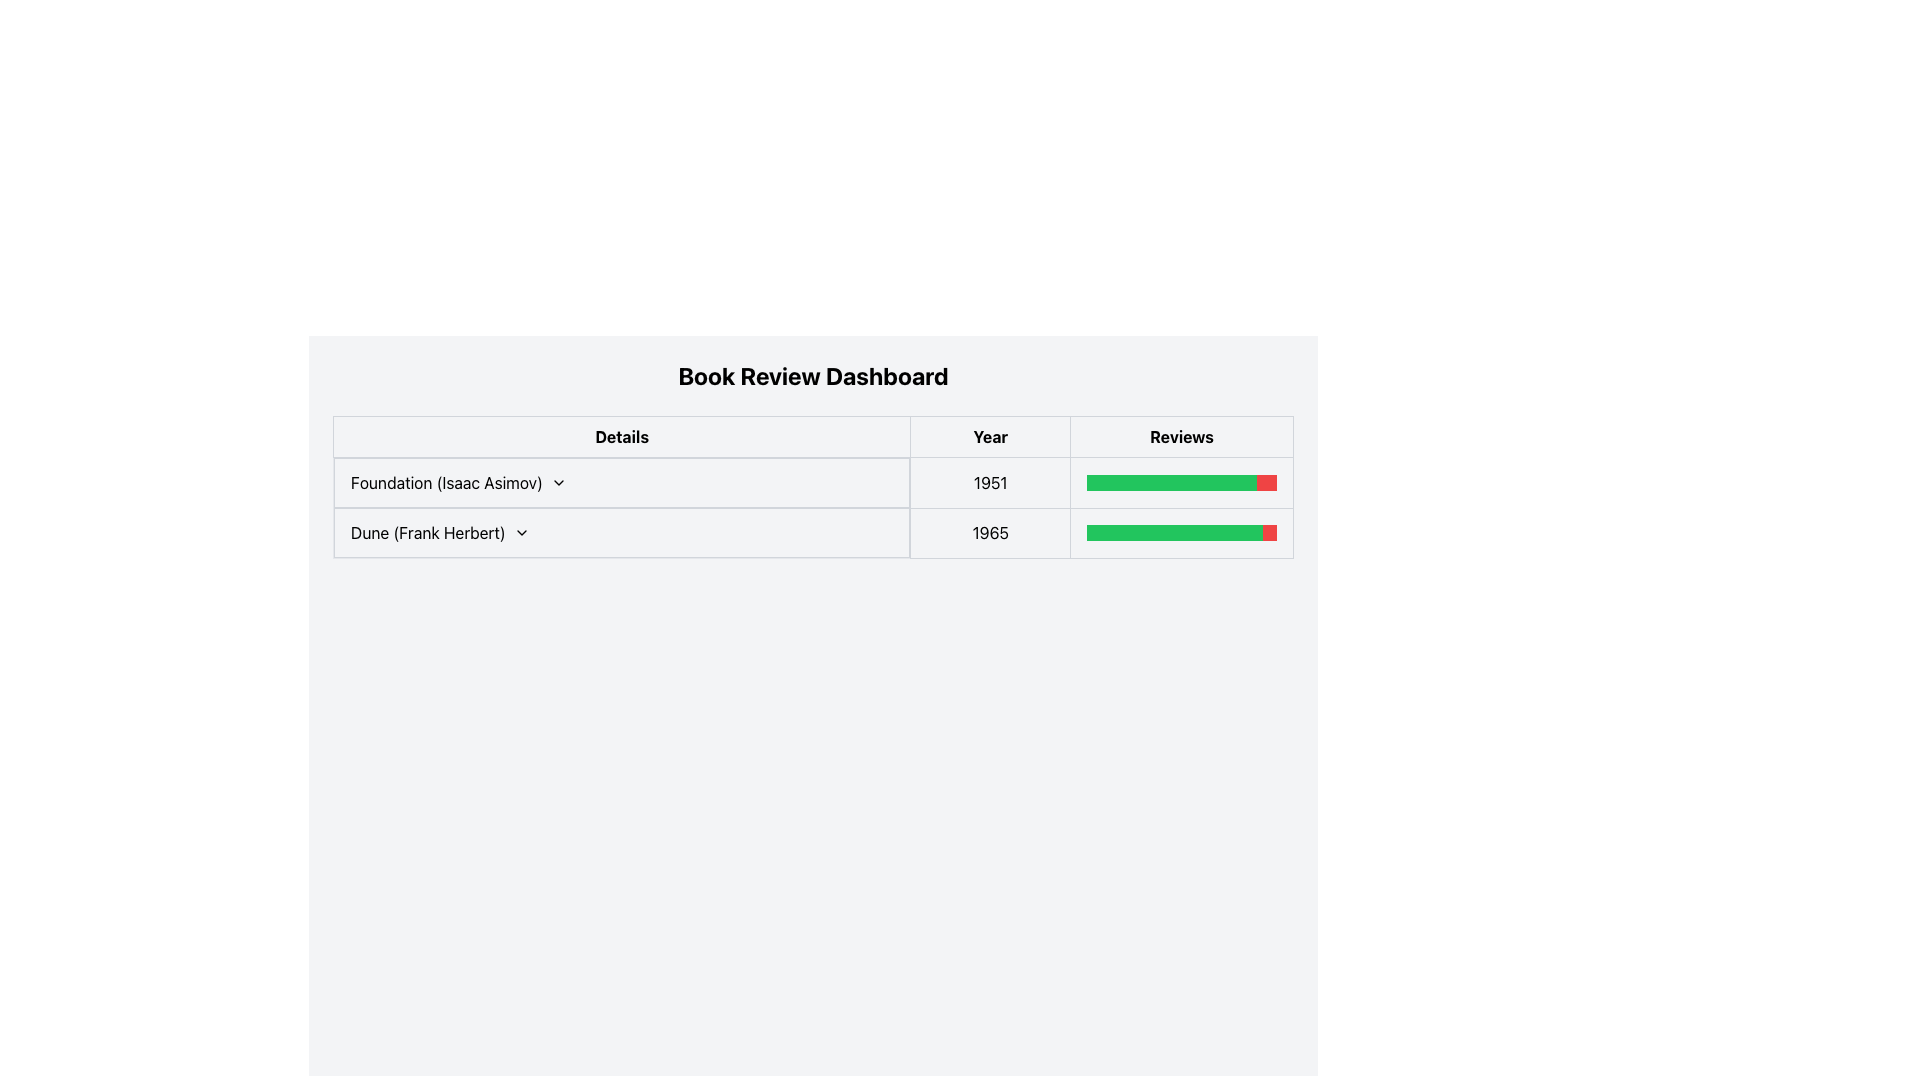 This screenshot has height=1080, width=1920. I want to click on the second row of the table representing the book 'Dune' by Frank Herbert for selection, so click(813, 532).